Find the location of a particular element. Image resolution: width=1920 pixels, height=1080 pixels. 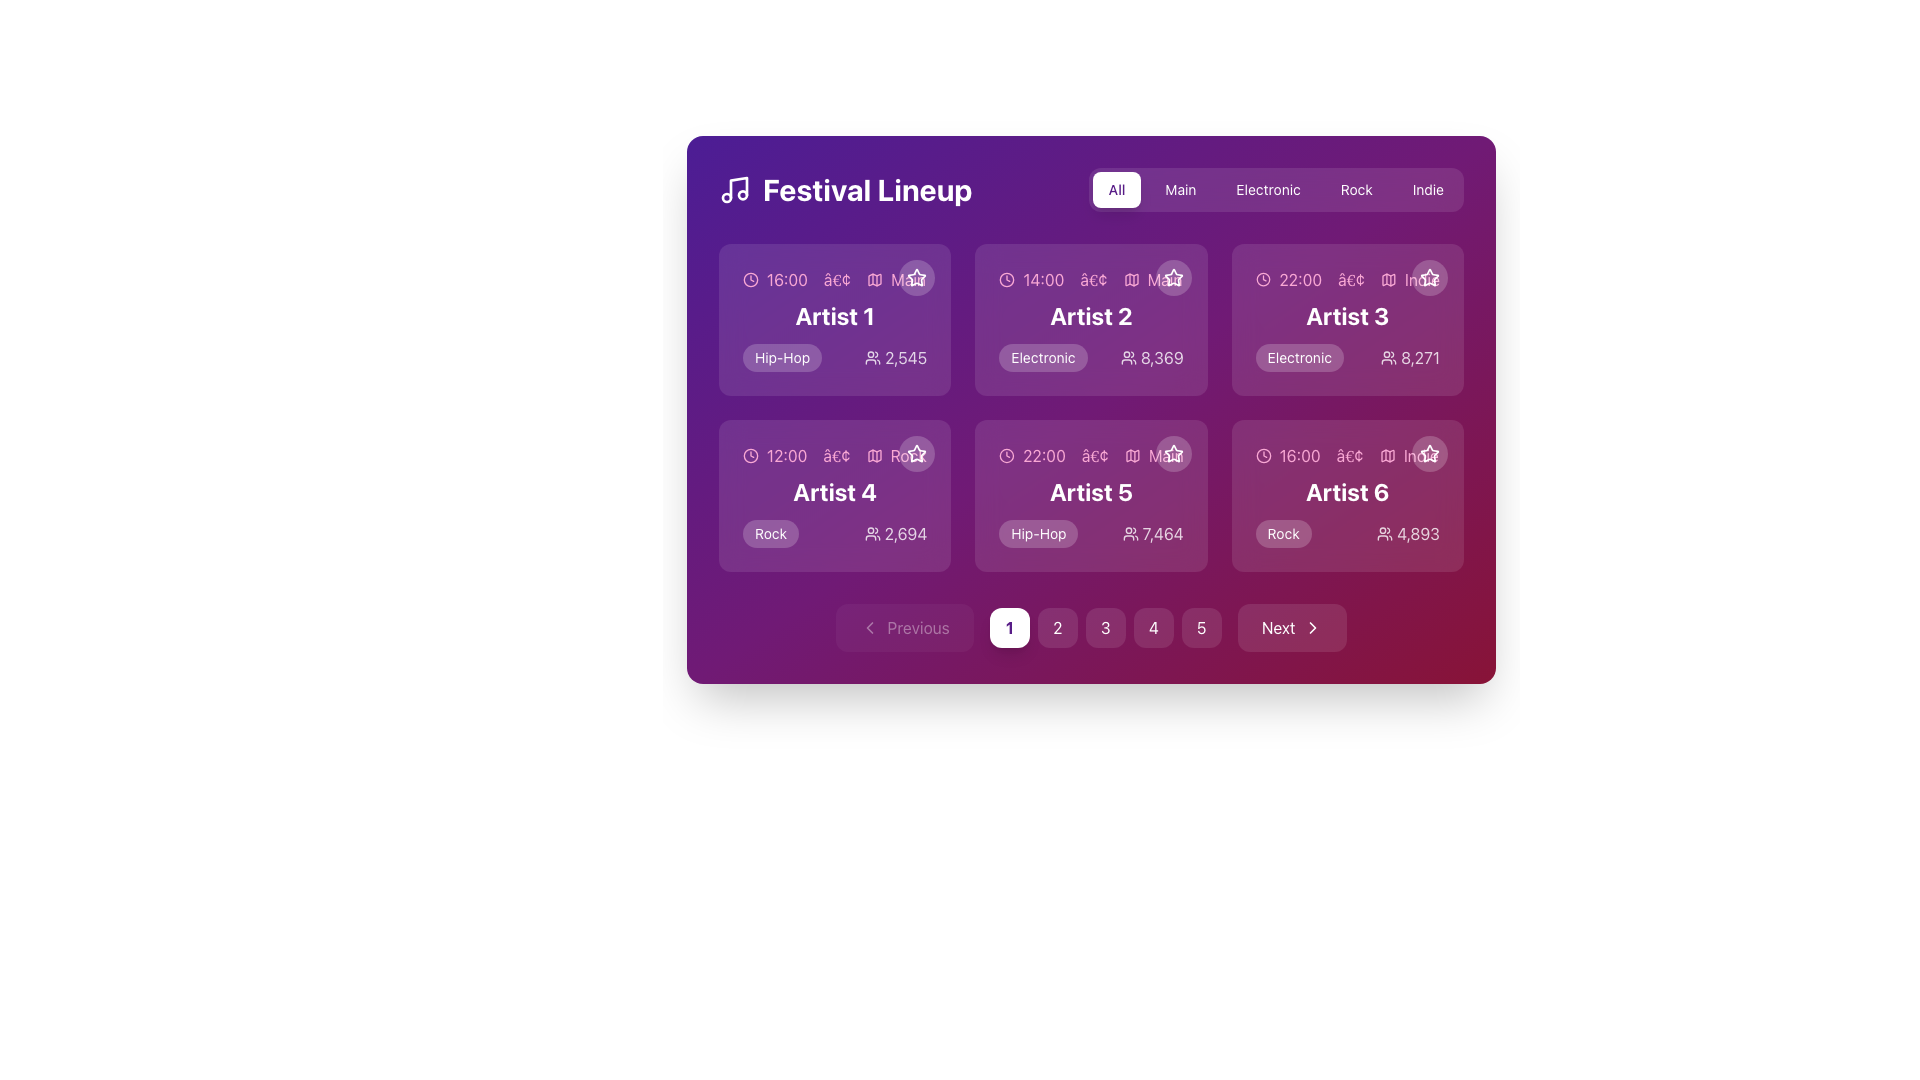

the star-shaped icon within the card for 'Artist 6' located at the bottom-right of the grid to mark or unmark as favorite is located at coordinates (1429, 453).